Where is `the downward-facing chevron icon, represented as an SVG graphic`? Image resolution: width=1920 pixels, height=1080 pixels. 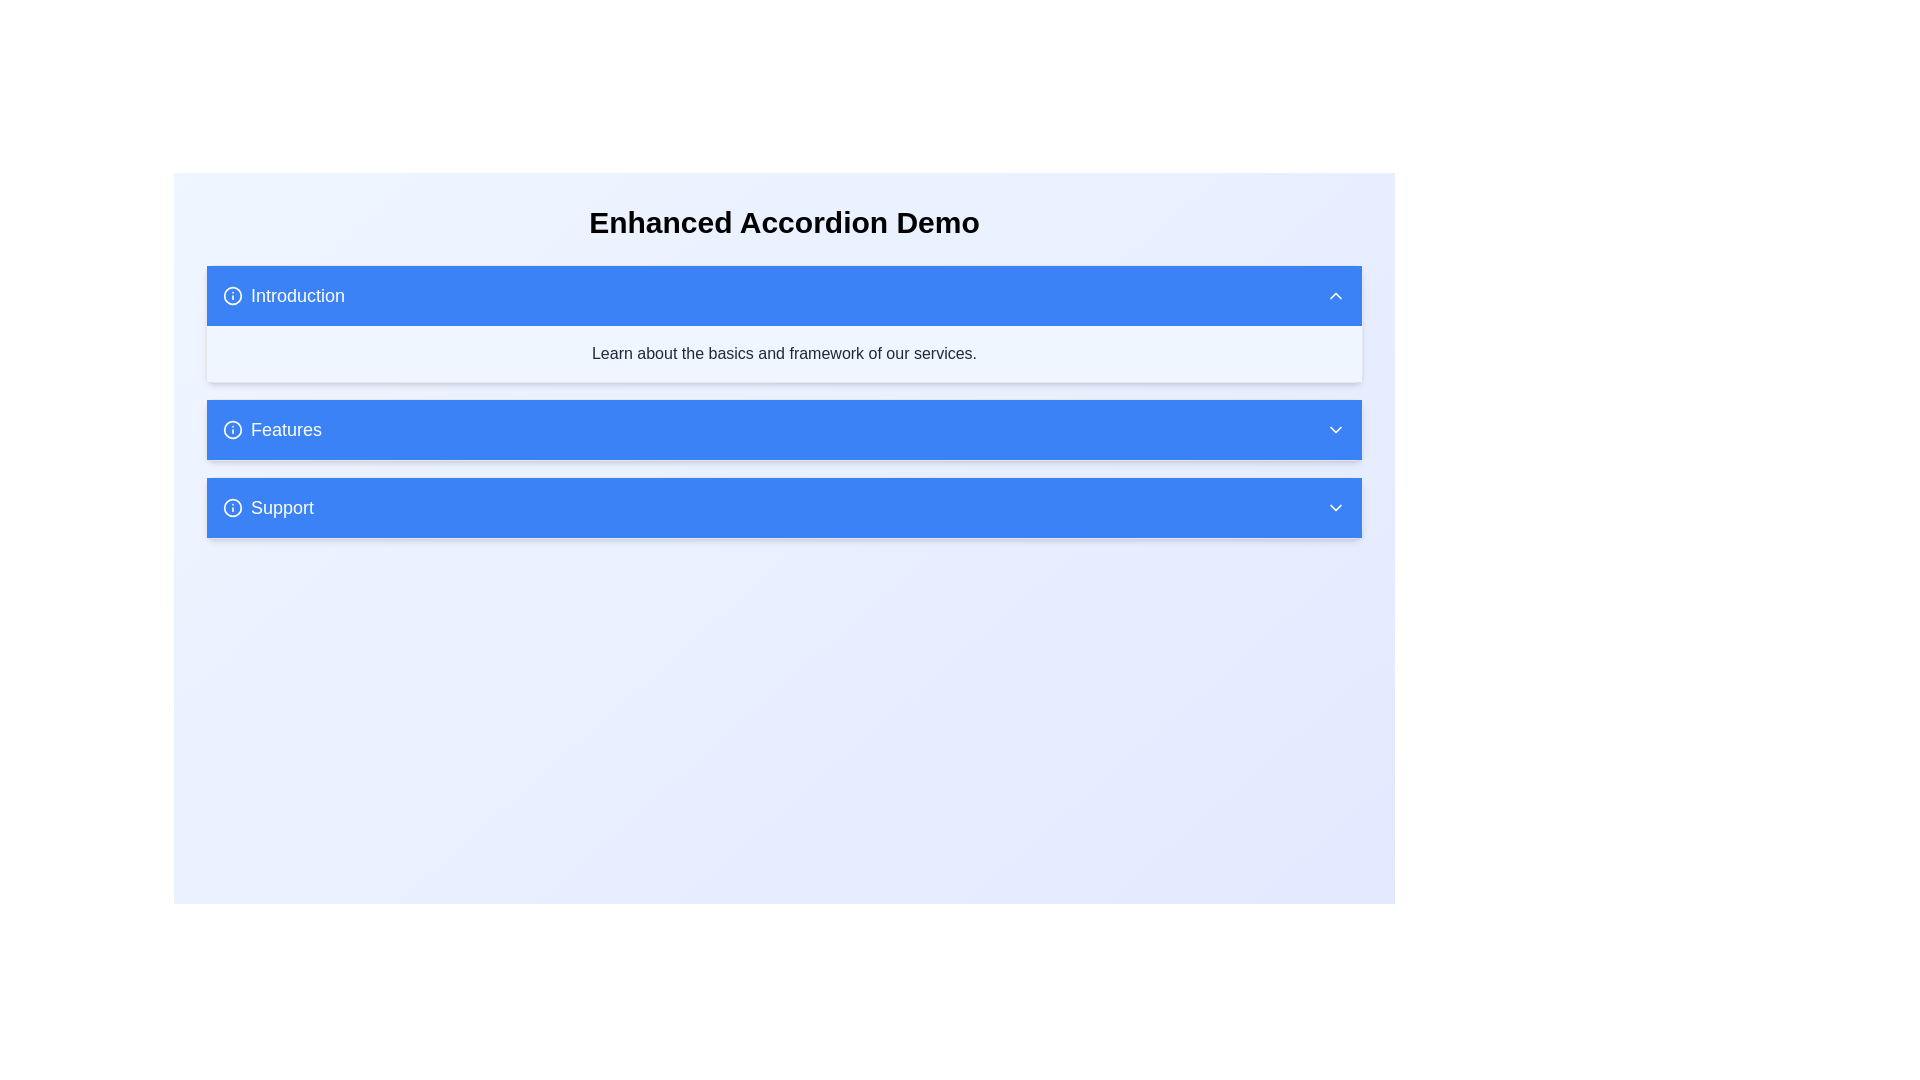 the downward-facing chevron icon, represented as an SVG graphic is located at coordinates (1335, 428).